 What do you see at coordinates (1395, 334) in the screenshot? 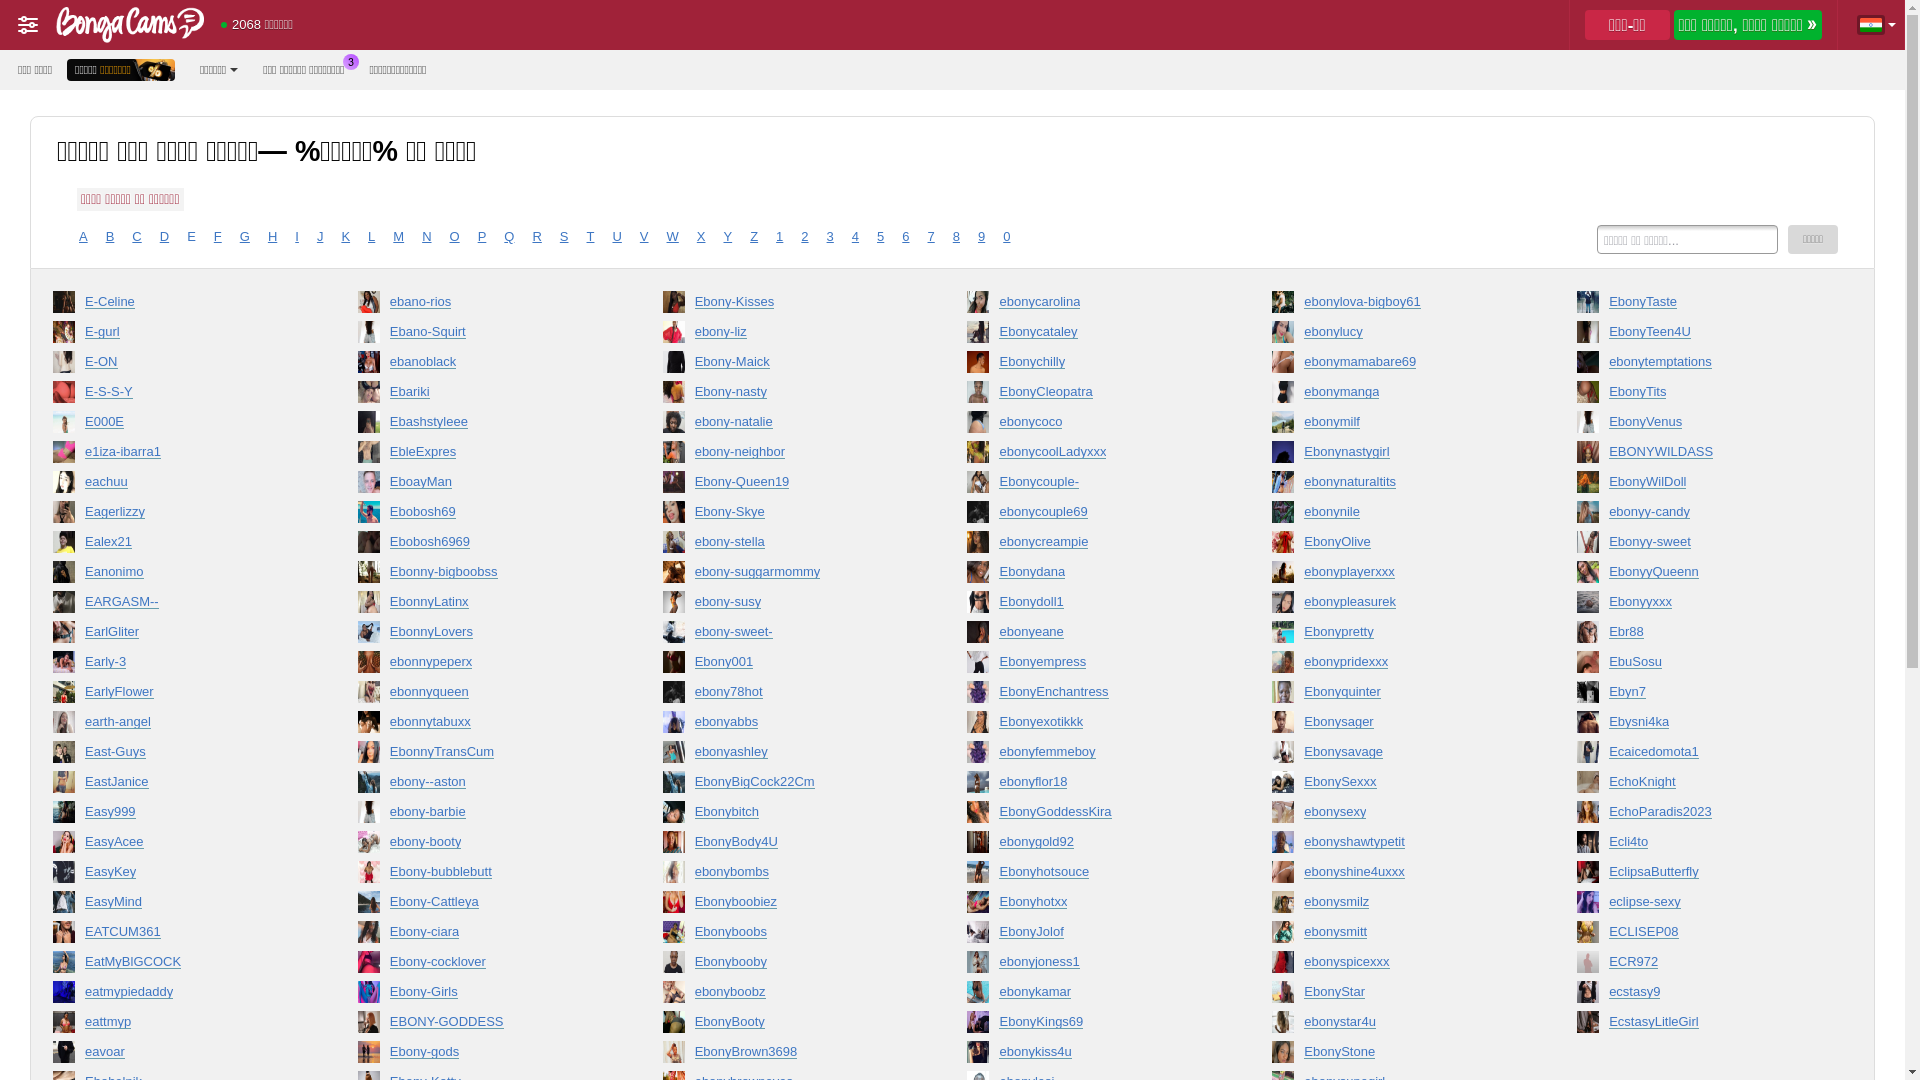
I see `'ebonylucy'` at bounding box center [1395, 334].